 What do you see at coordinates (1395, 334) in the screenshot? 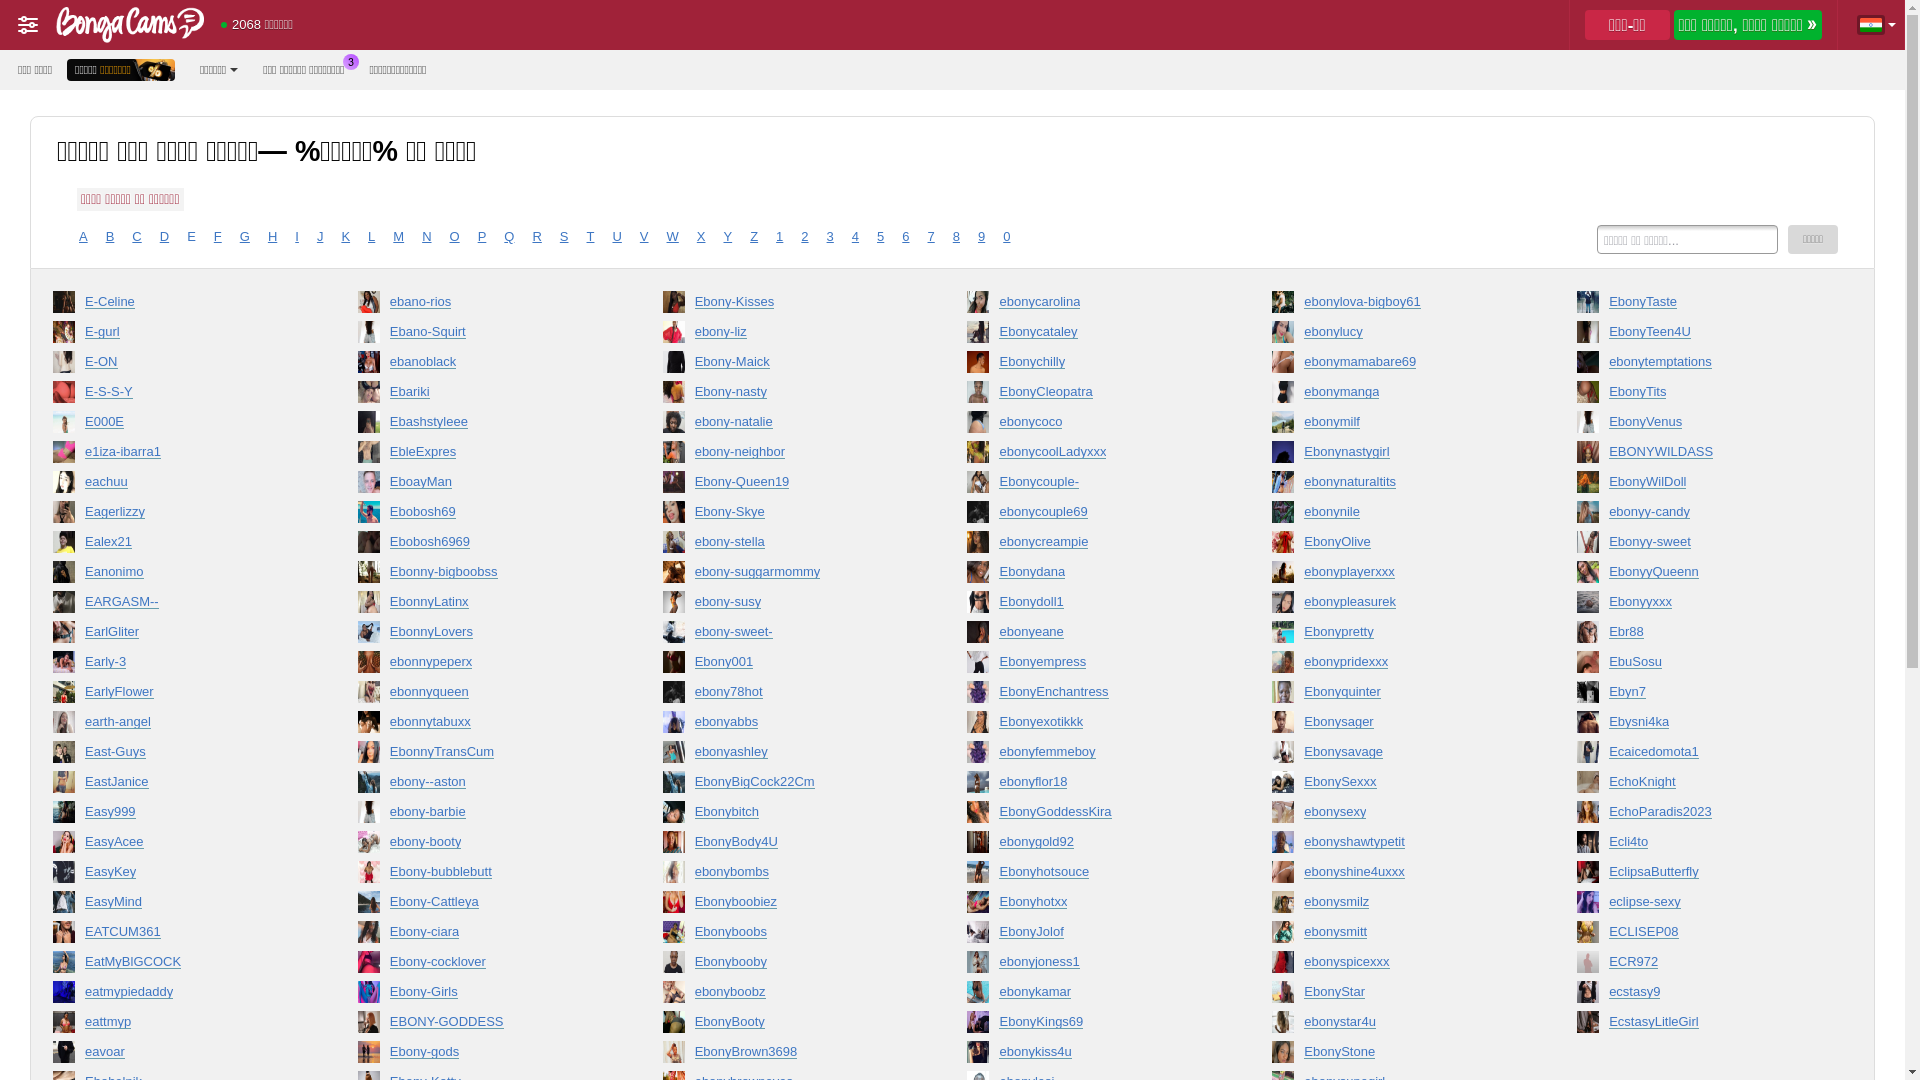
I see `'ebonylucy'` at bounding box center [1395, 334].